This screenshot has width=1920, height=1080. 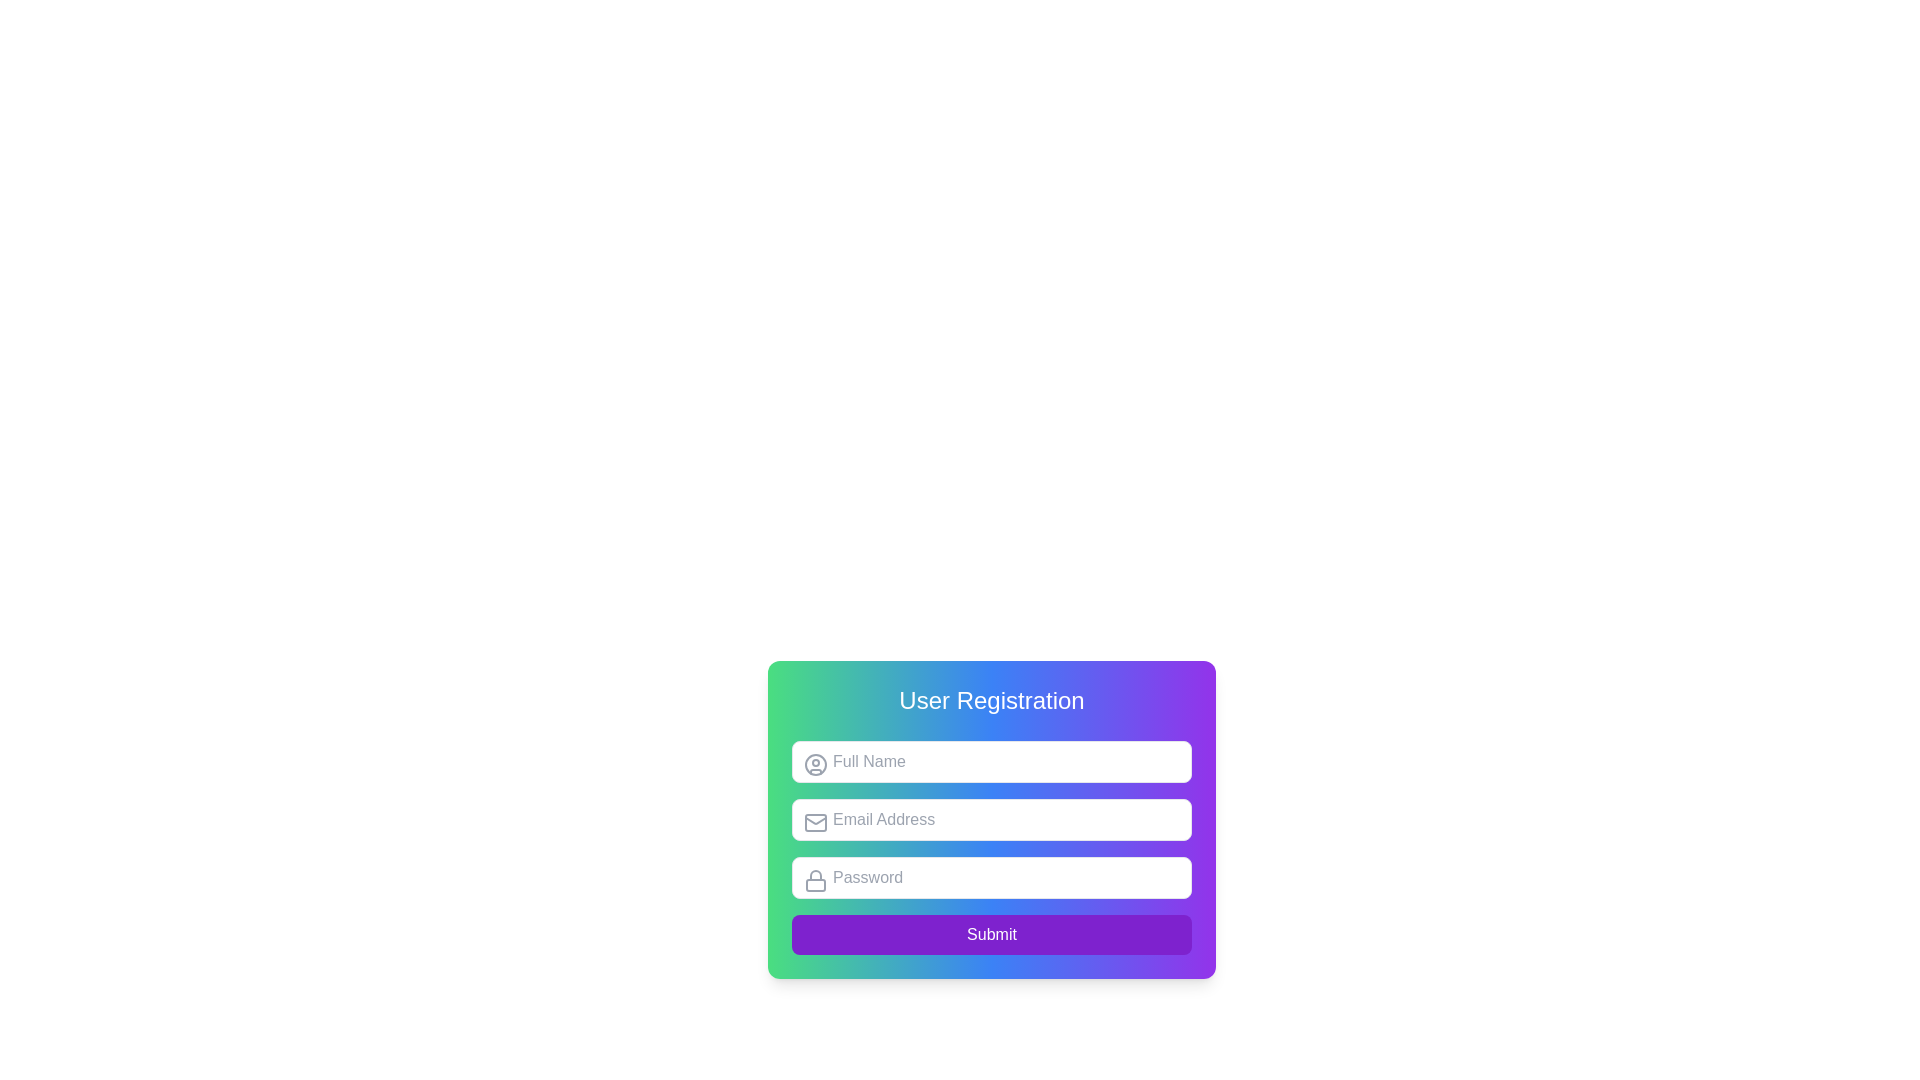 What do you see at coordinates (816, 884) in the screenshot?
I see `the decorative rectangular shape with rounded corners within the SVG graphic of the lock icon, which is part of the secured password input representation` at bounding box center [816, 884].